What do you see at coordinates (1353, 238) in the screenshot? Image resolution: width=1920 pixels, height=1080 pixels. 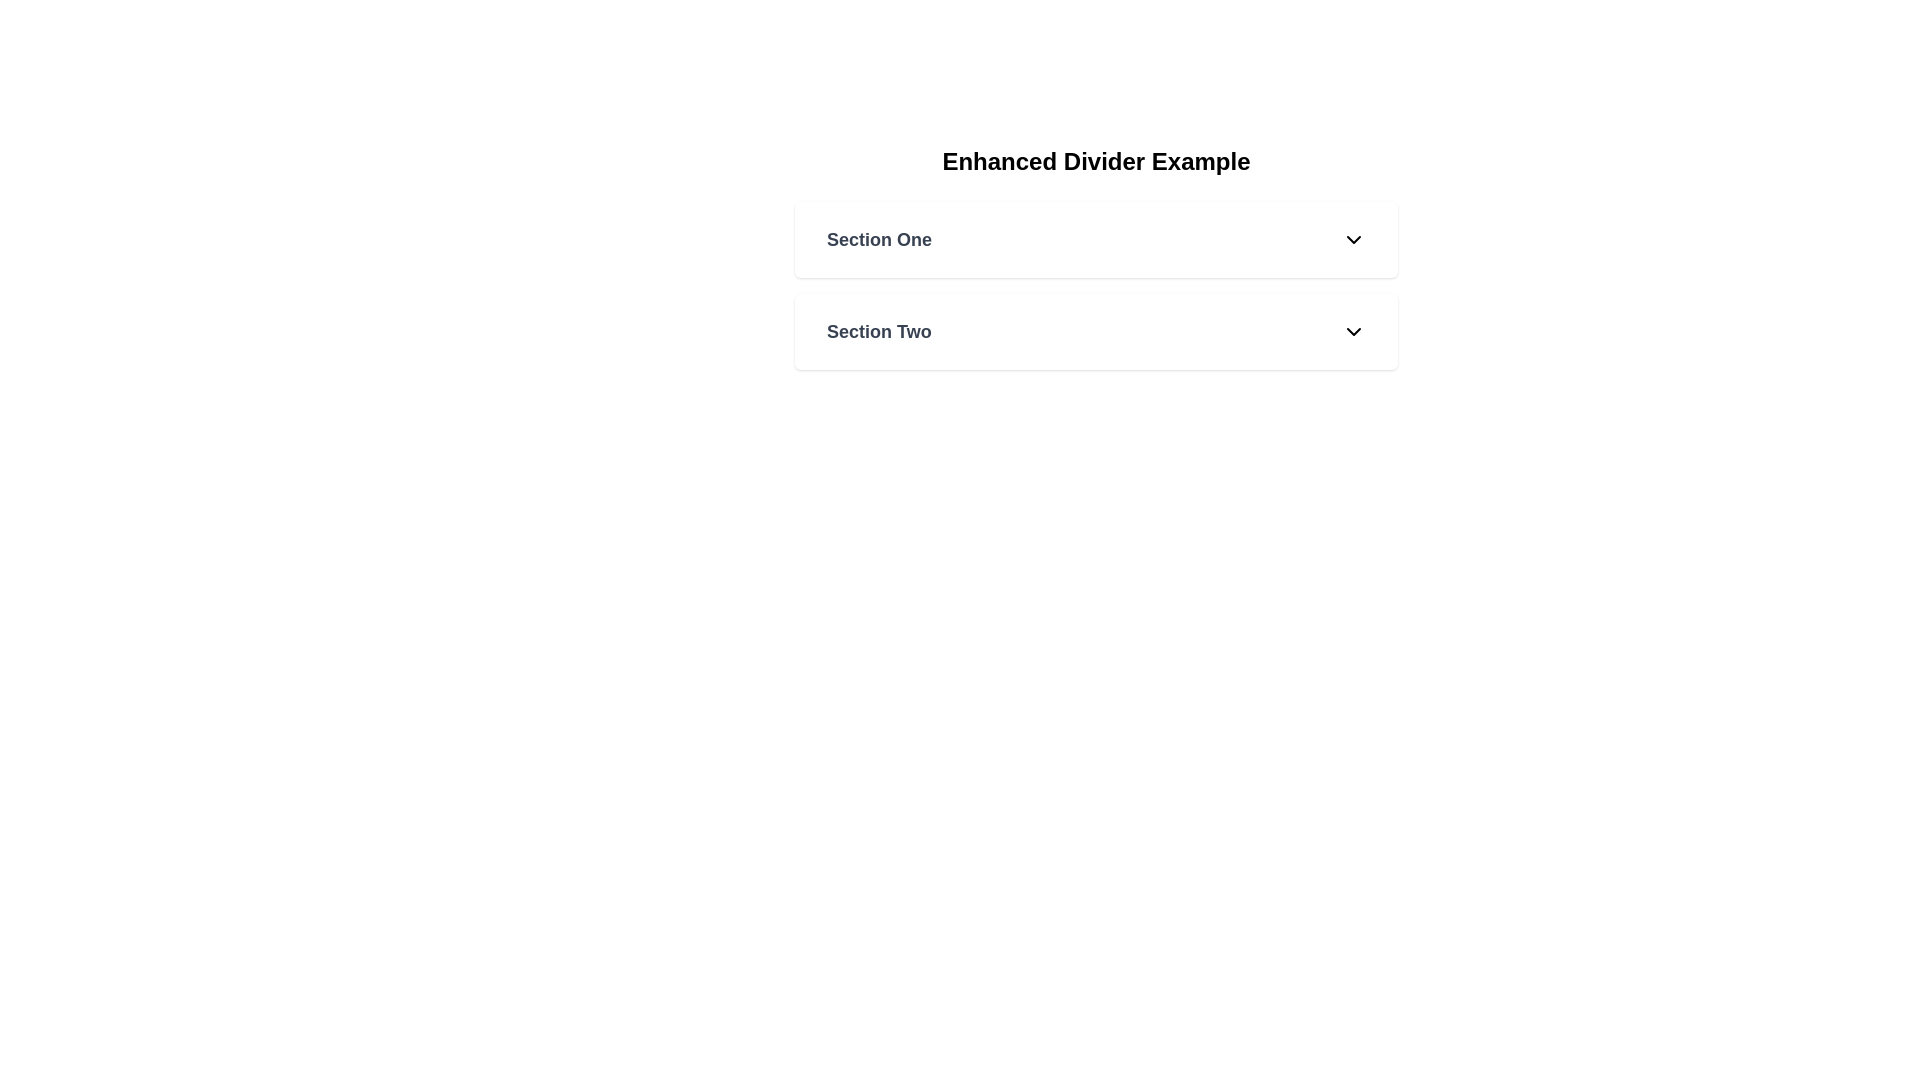 I see `the downwards-facing chevron icon located to the far right within the white rectangular section labeled 'Section One'` at bounding box center [1353, 238].